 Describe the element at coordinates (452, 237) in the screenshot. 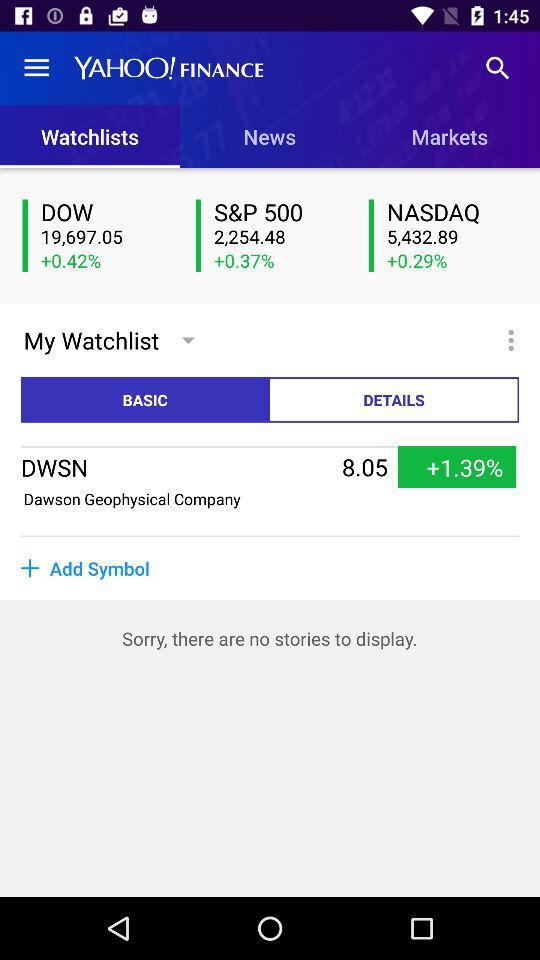

I see `5,432.89 item` at that location.